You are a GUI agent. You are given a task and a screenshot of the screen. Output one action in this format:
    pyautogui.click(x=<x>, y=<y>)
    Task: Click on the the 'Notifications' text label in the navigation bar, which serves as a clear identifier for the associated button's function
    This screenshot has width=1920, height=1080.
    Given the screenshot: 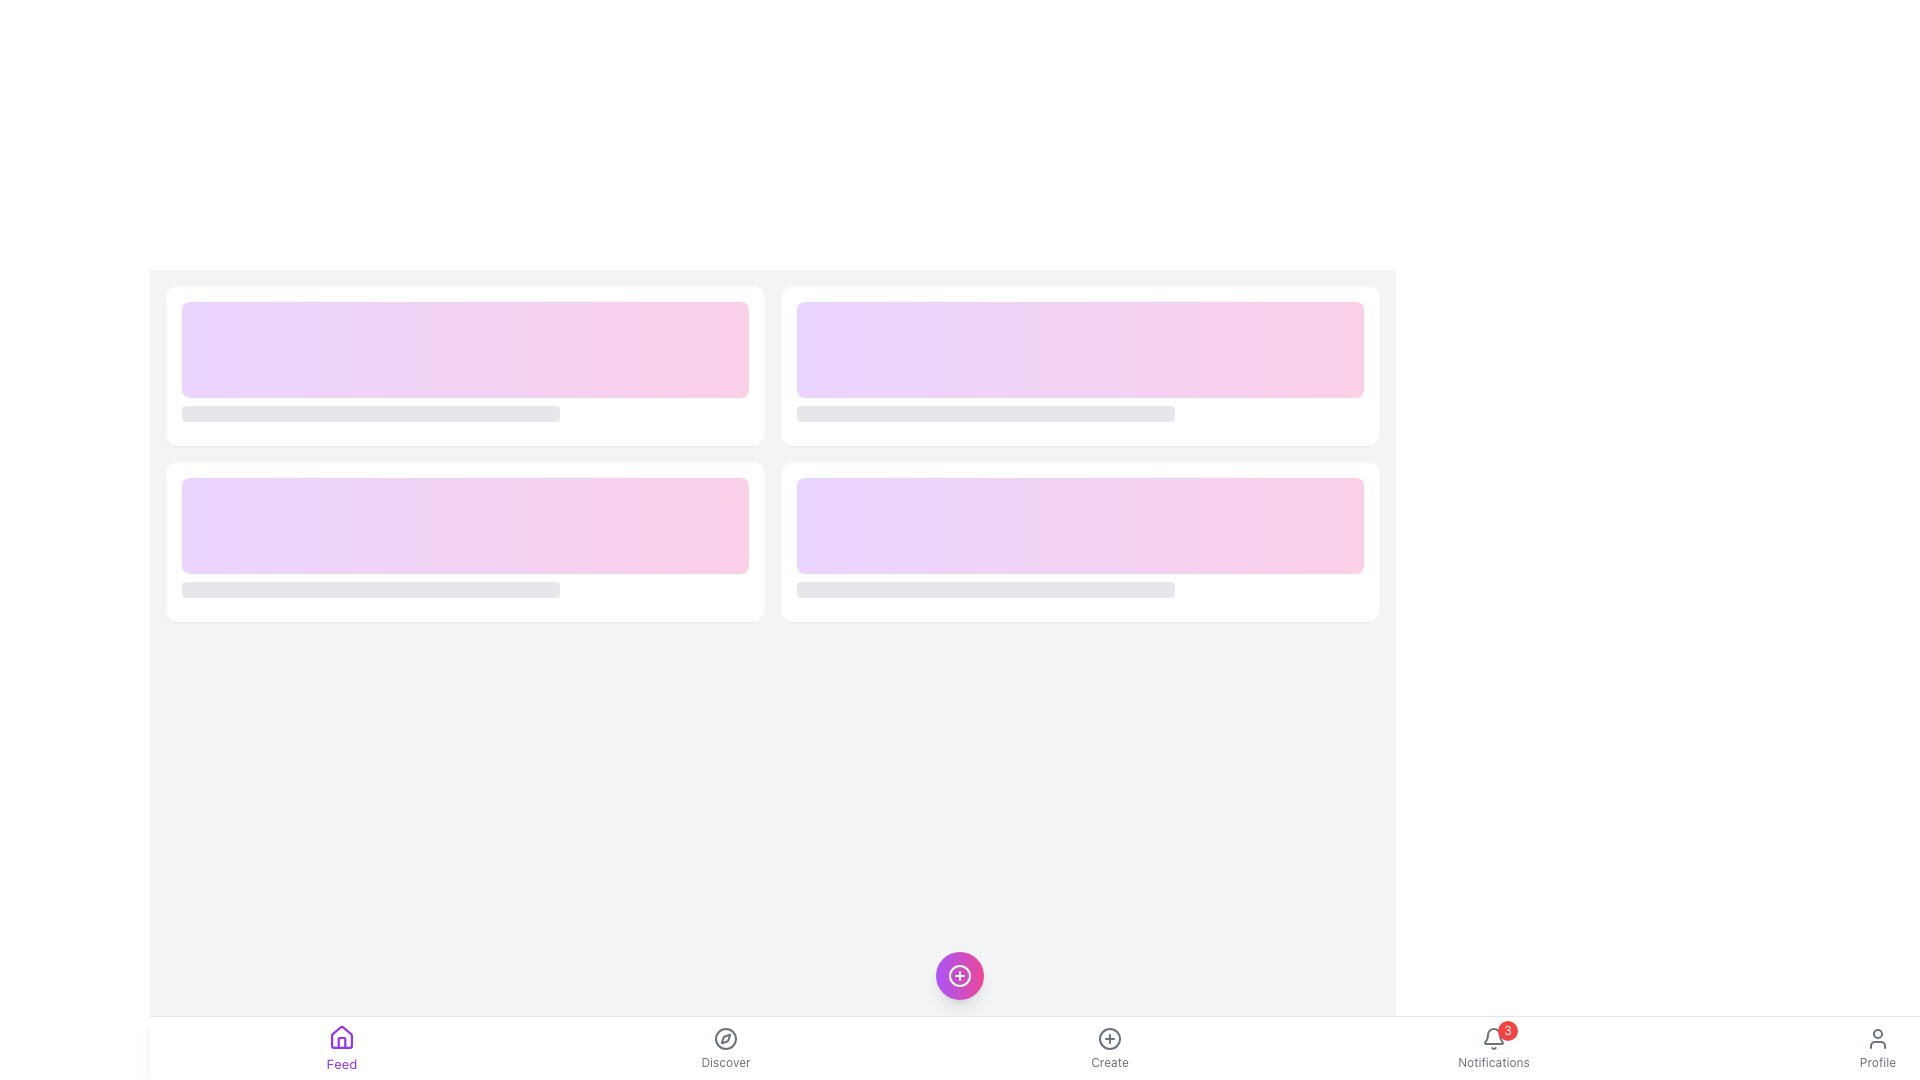 What is the action you would take?
    pyautogui.click(x=1493, y=1061)
    